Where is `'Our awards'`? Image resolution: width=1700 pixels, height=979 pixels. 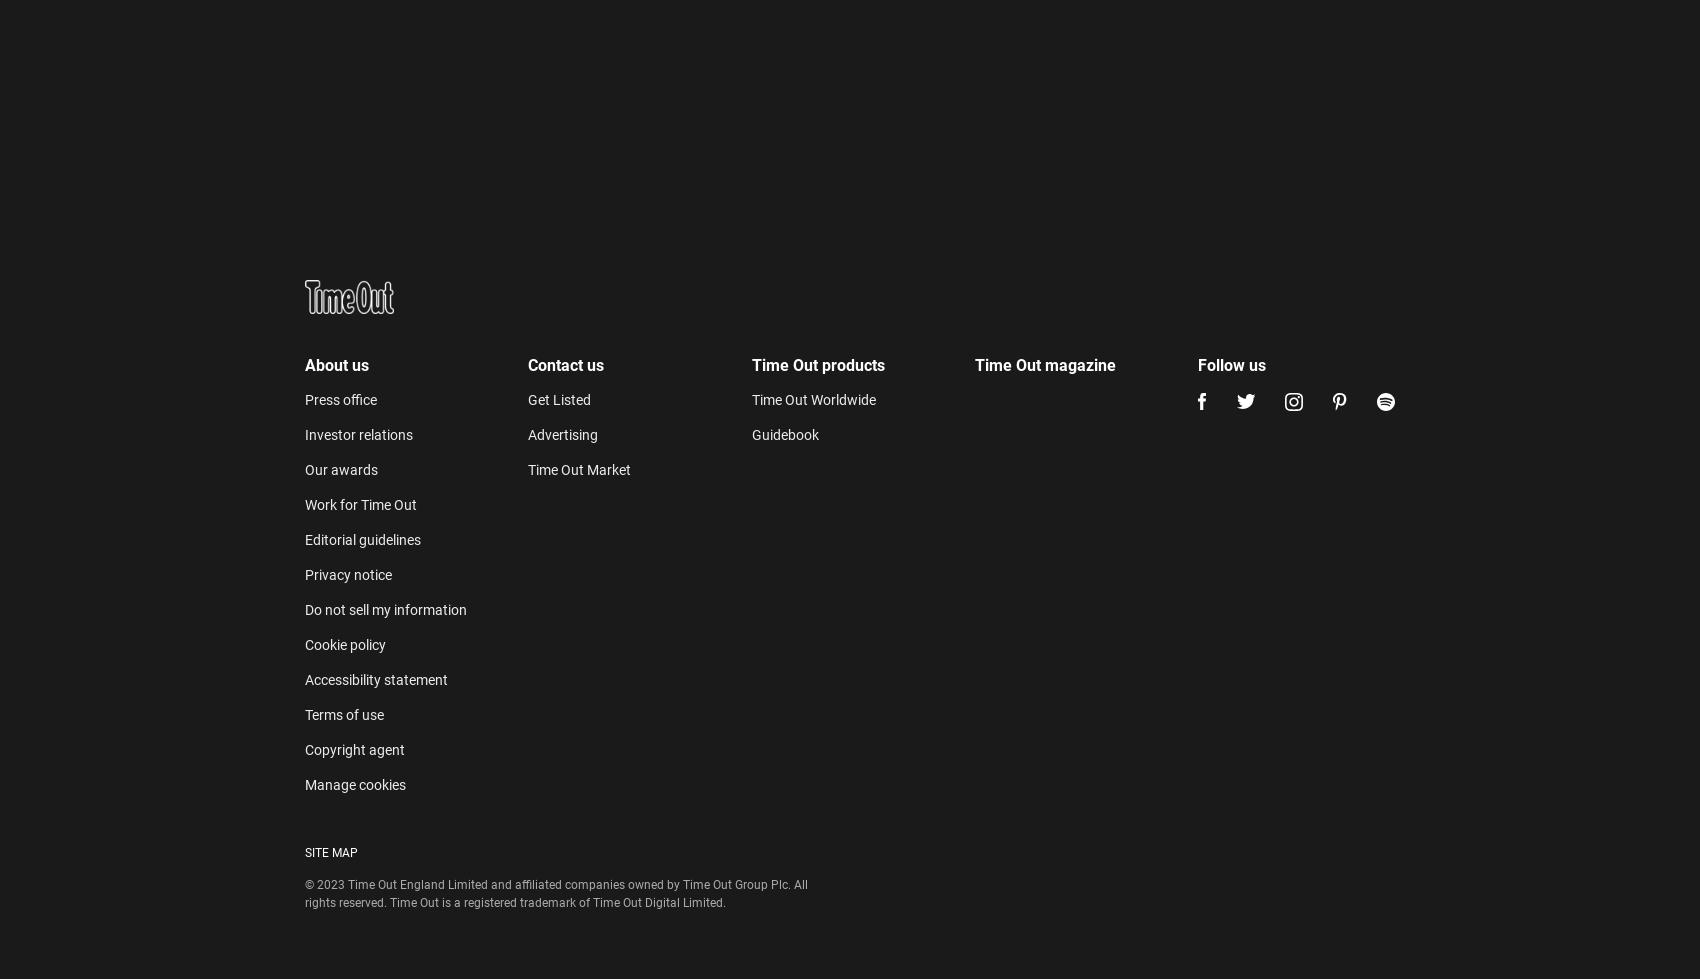 'Our awards' is located at coordinates (340, 27).